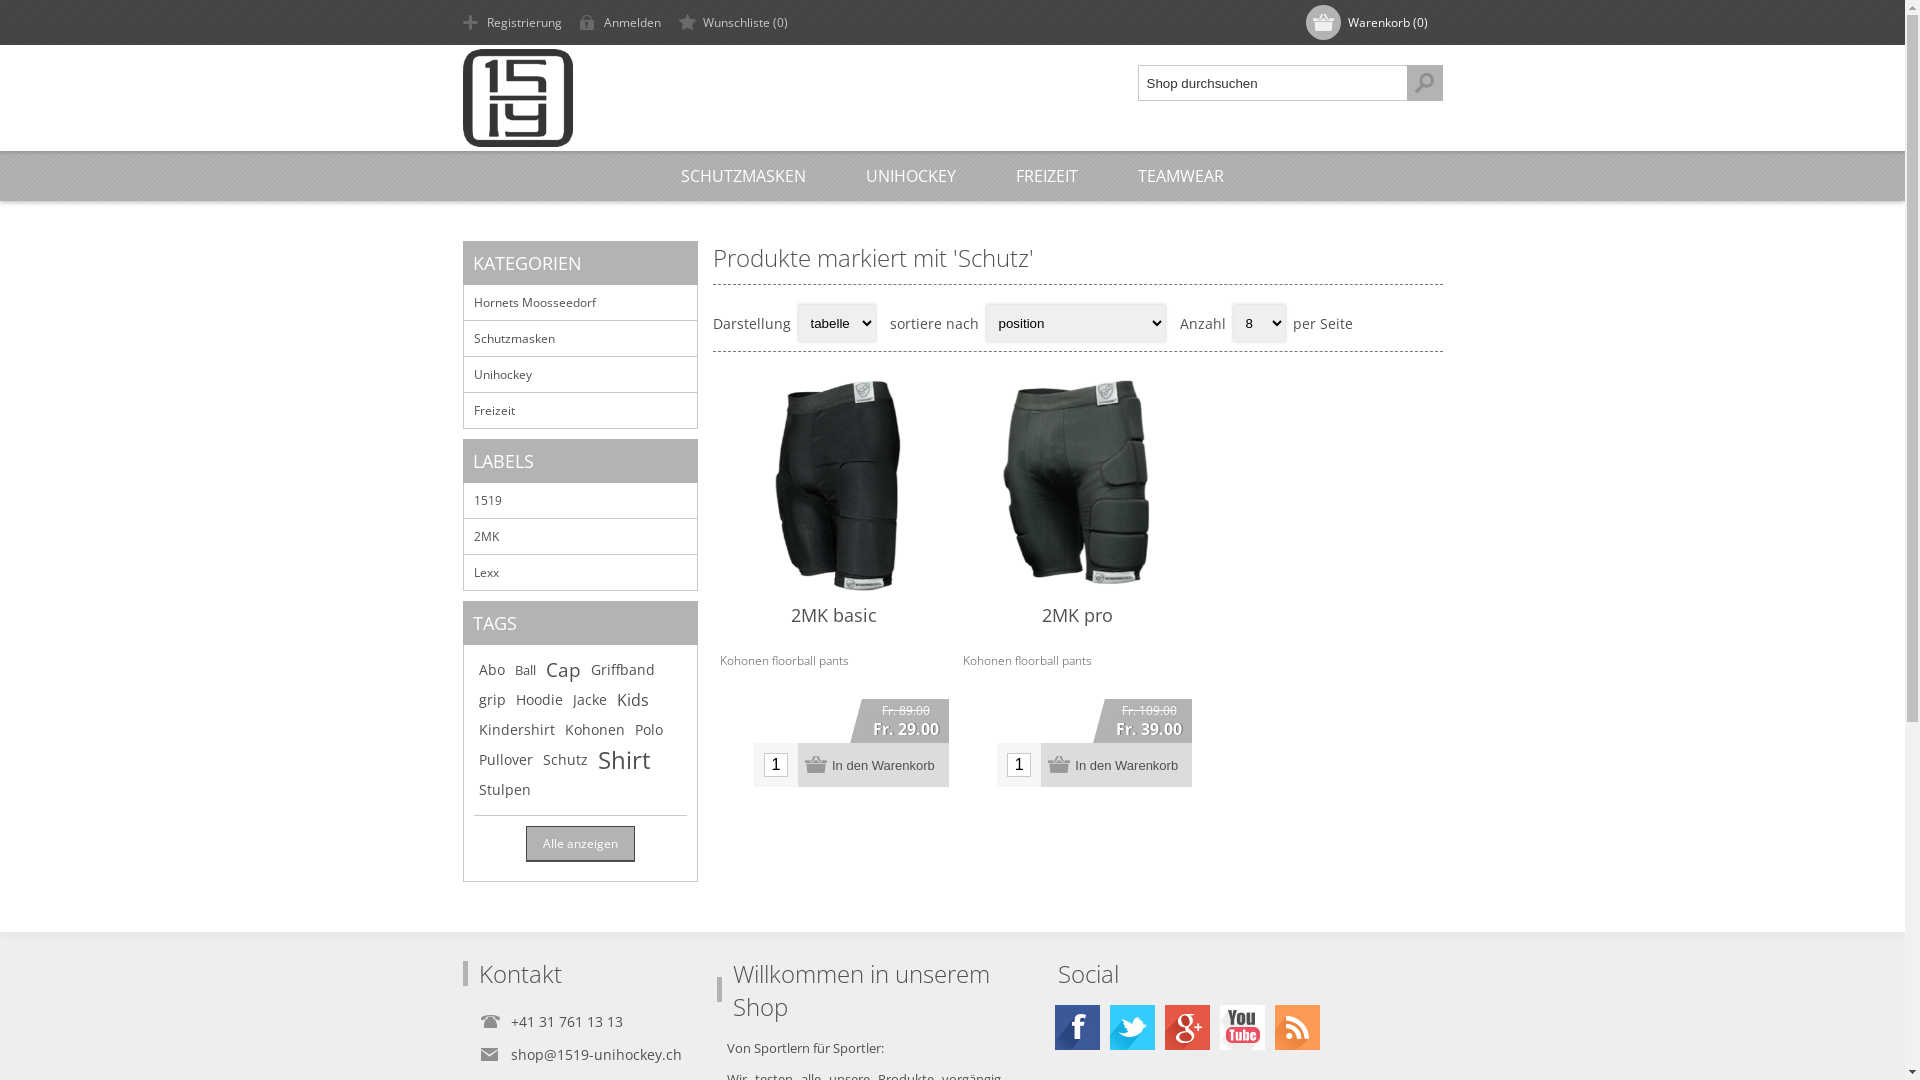  What do you see at coordinates (579, 374) in the screenshot?
I see `'Unihockey'` at bounding box center [579, 374].